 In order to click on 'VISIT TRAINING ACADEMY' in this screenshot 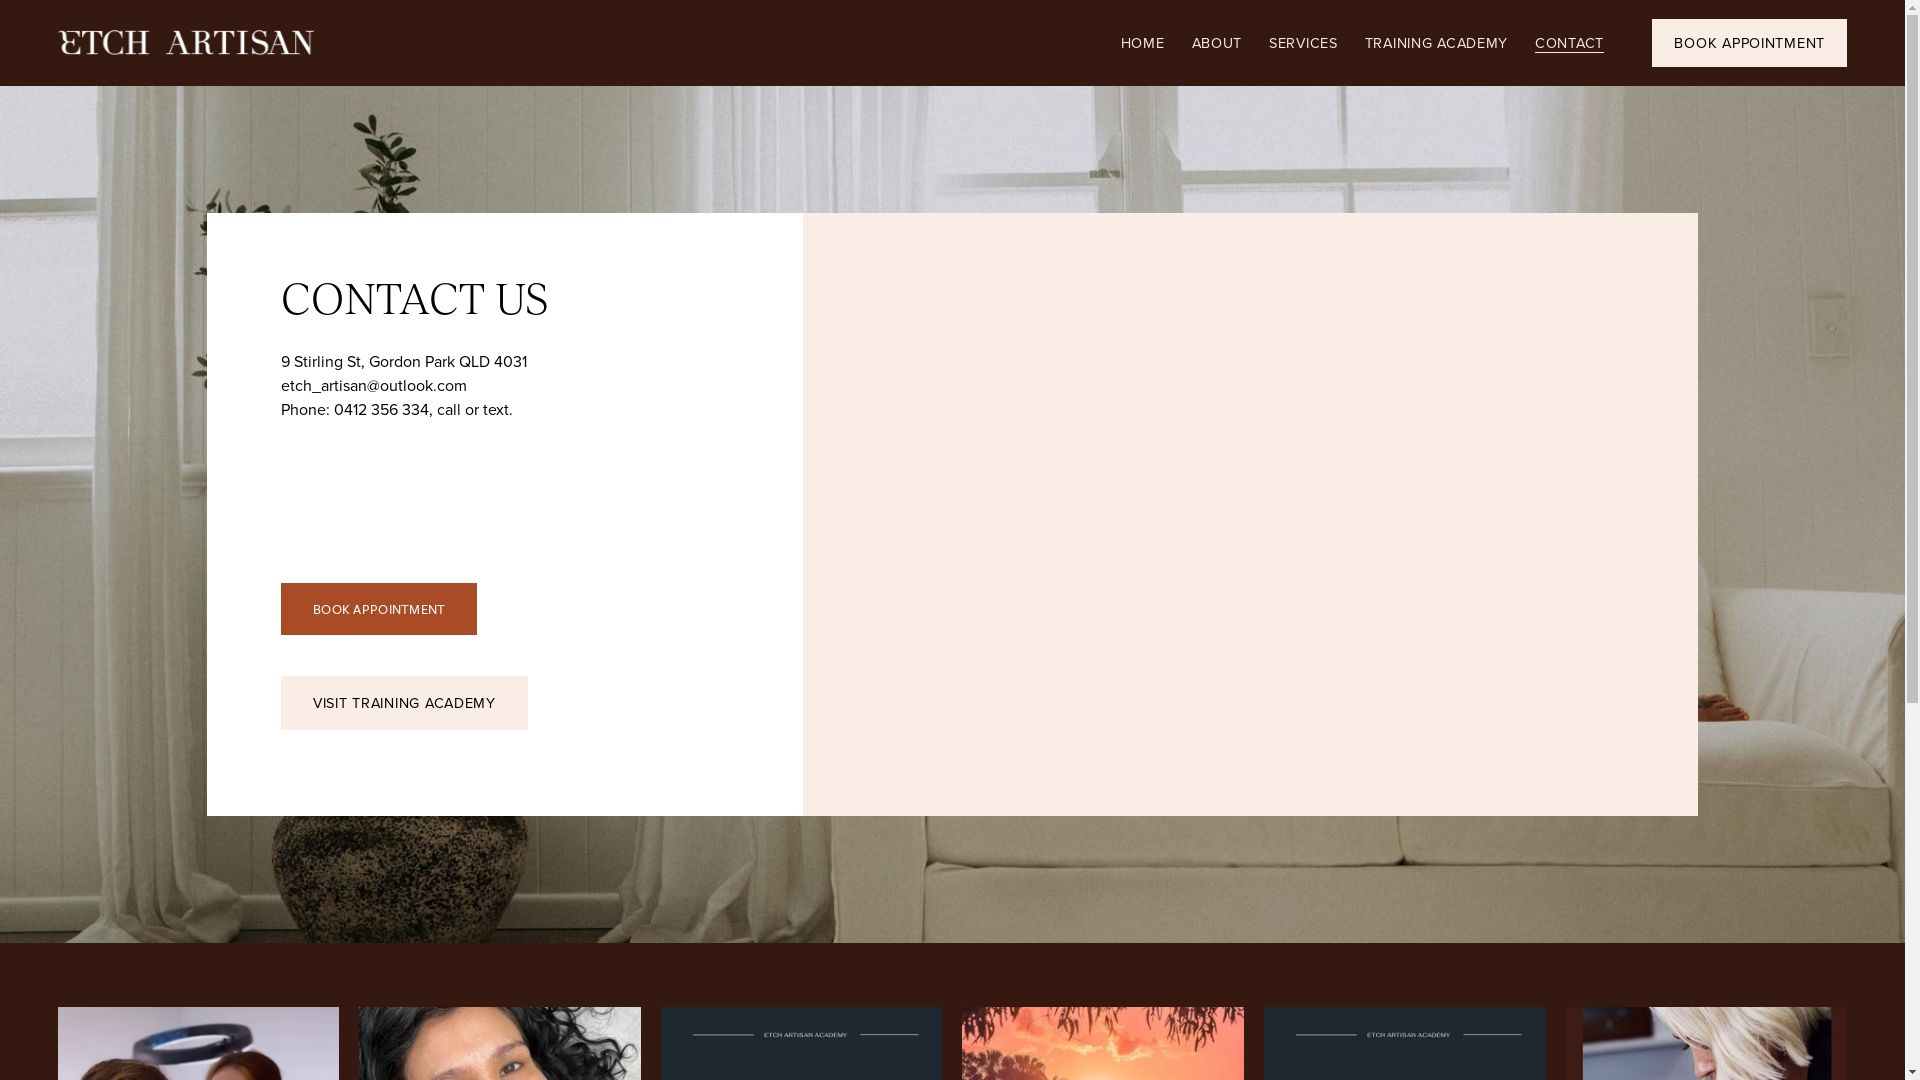, I will do `click(402, 701)`.